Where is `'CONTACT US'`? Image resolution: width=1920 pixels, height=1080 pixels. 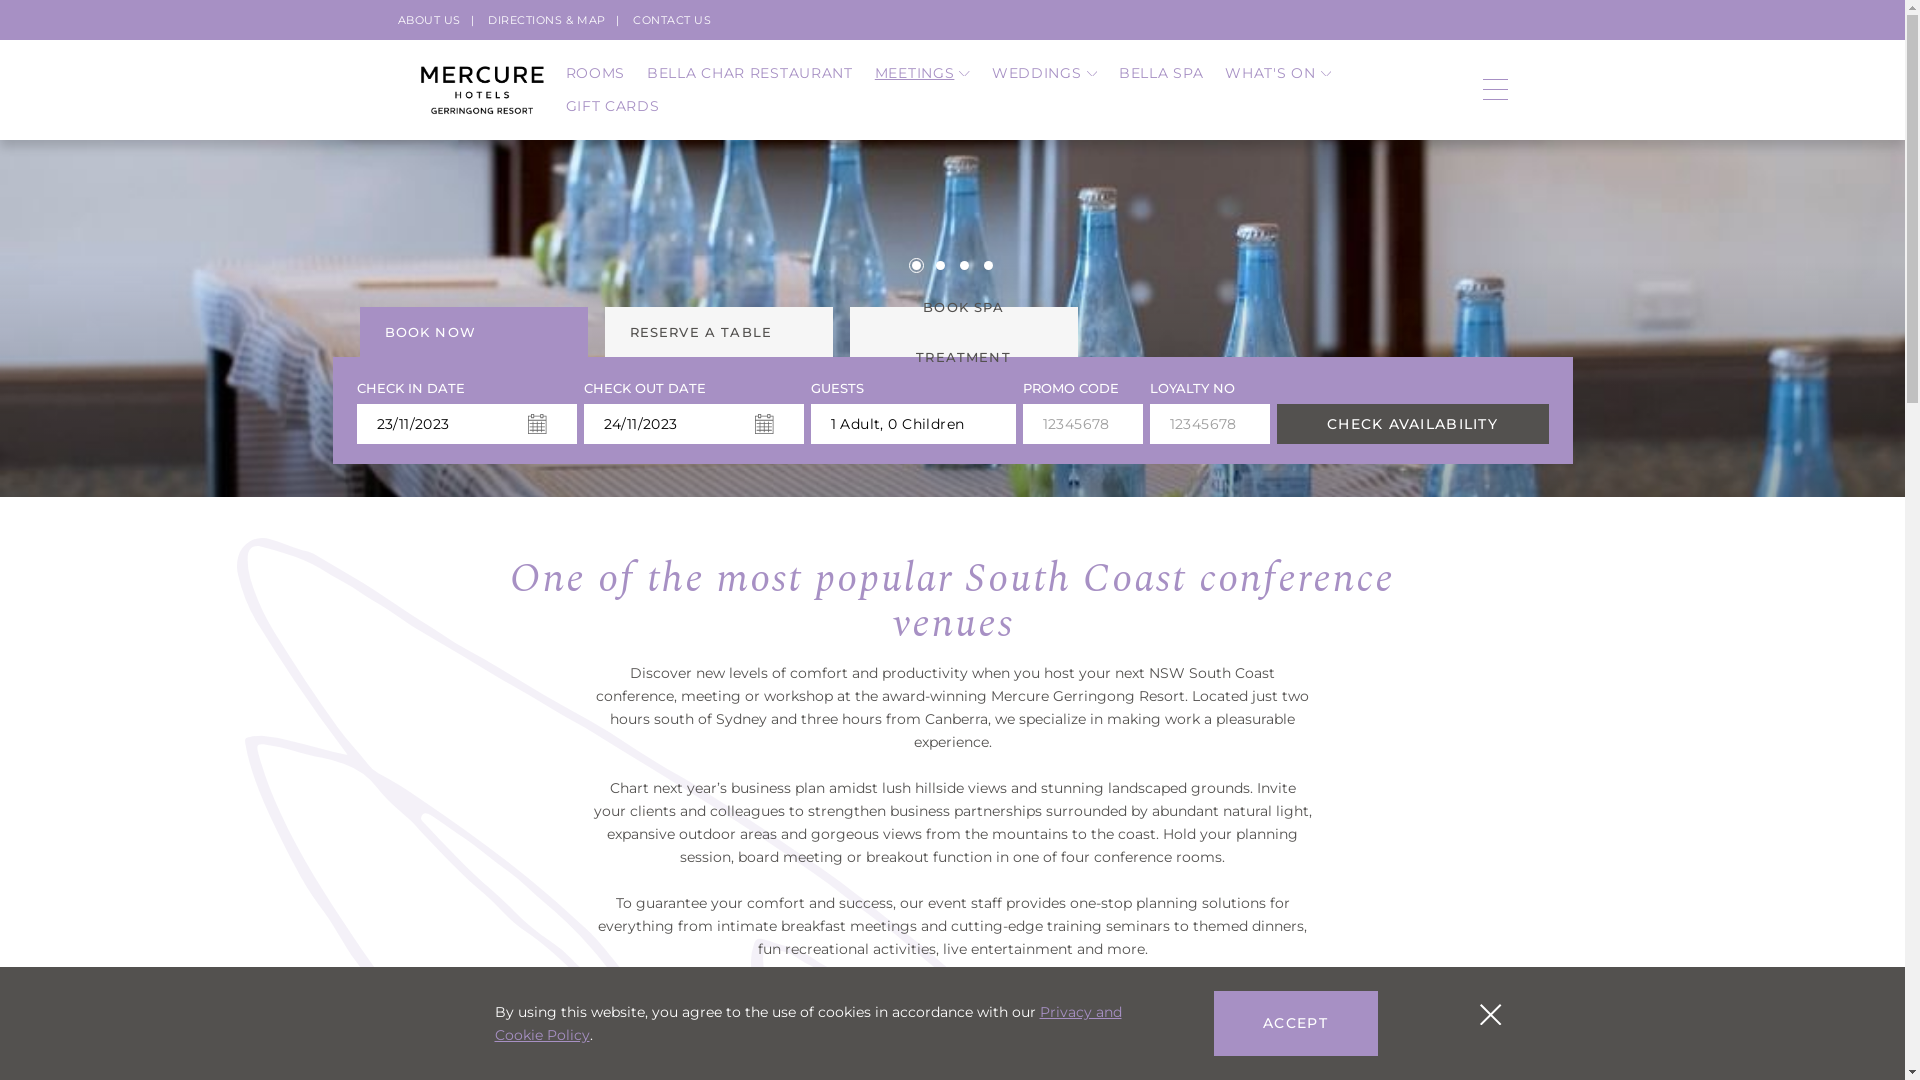
'CONTACT US' is located at coordinates (672, 19).